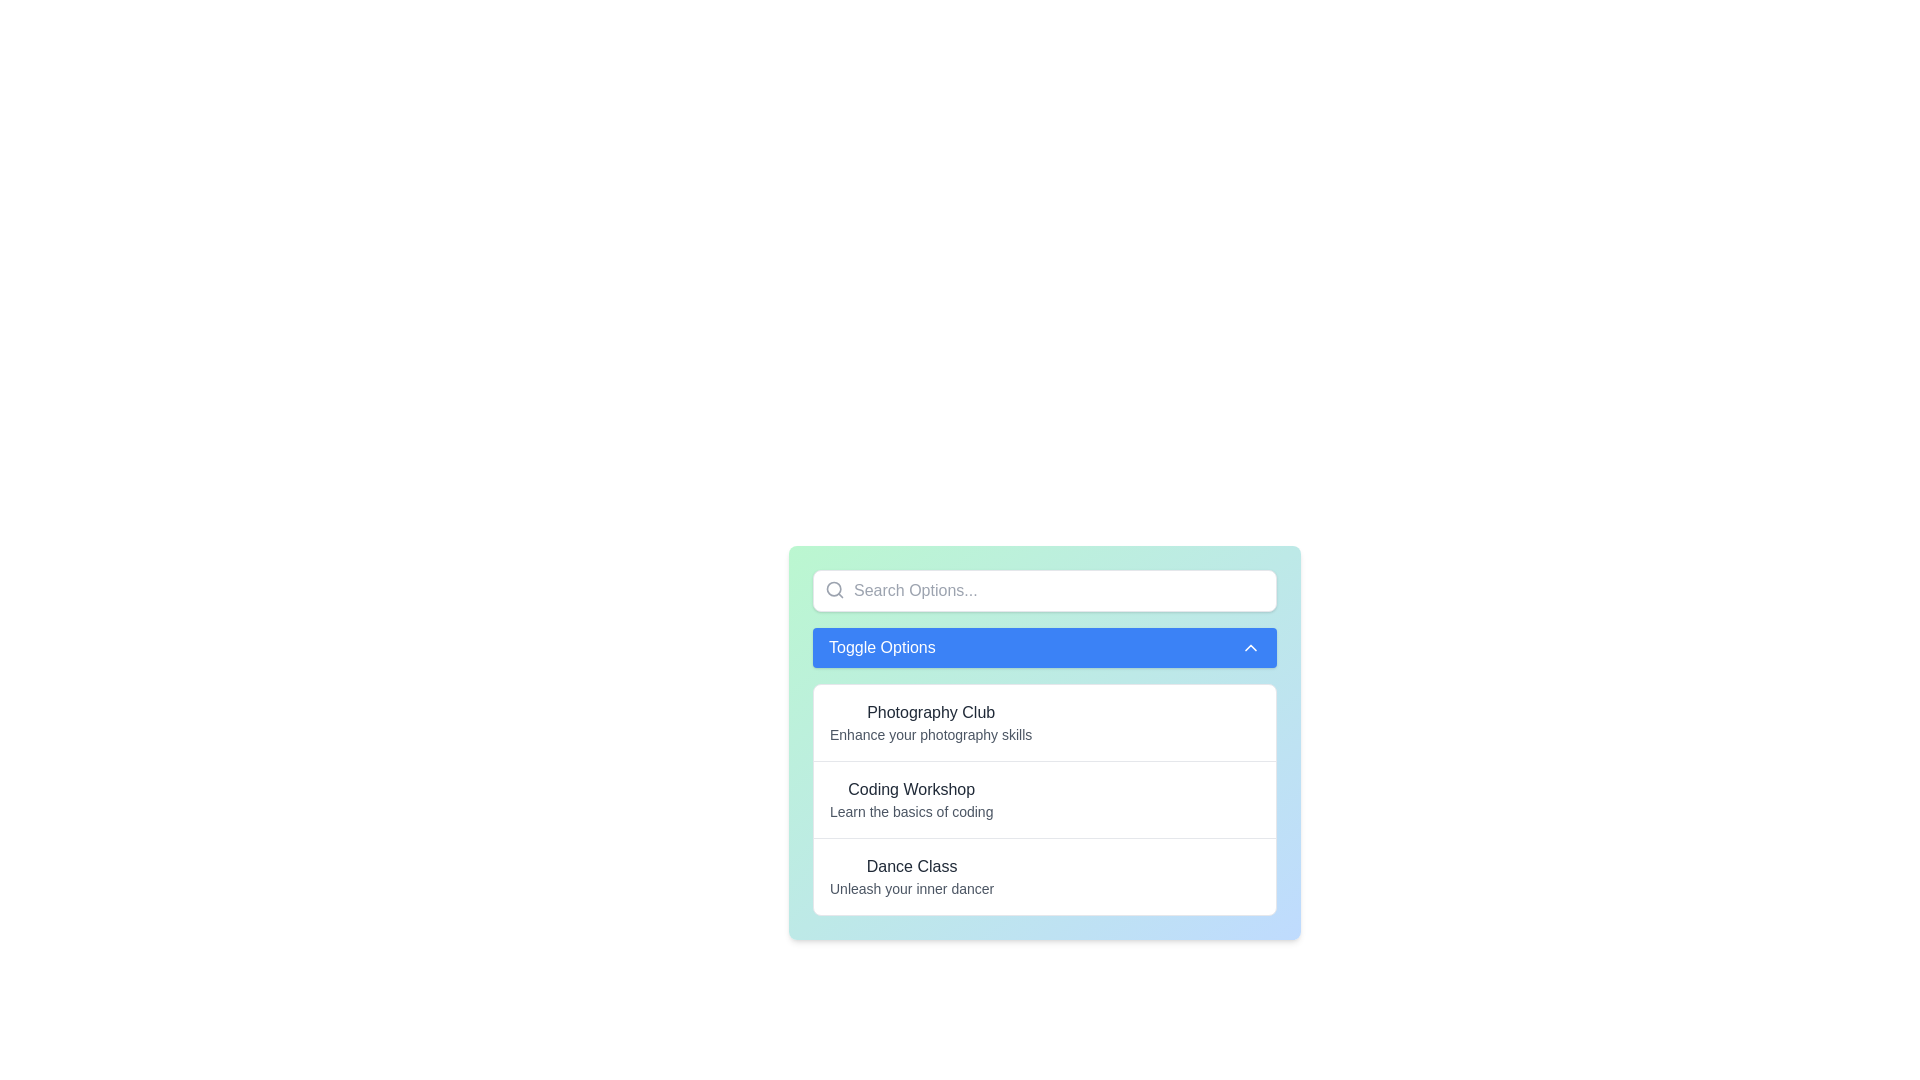 Image resolution: width=1920 pixels, height=1080 pixels. I want to click on the text element reading 'Enhance your photography skills', which is styled in a smaller font size and gray color, located directly below the heading 'Photography Club', so click(930, 735).